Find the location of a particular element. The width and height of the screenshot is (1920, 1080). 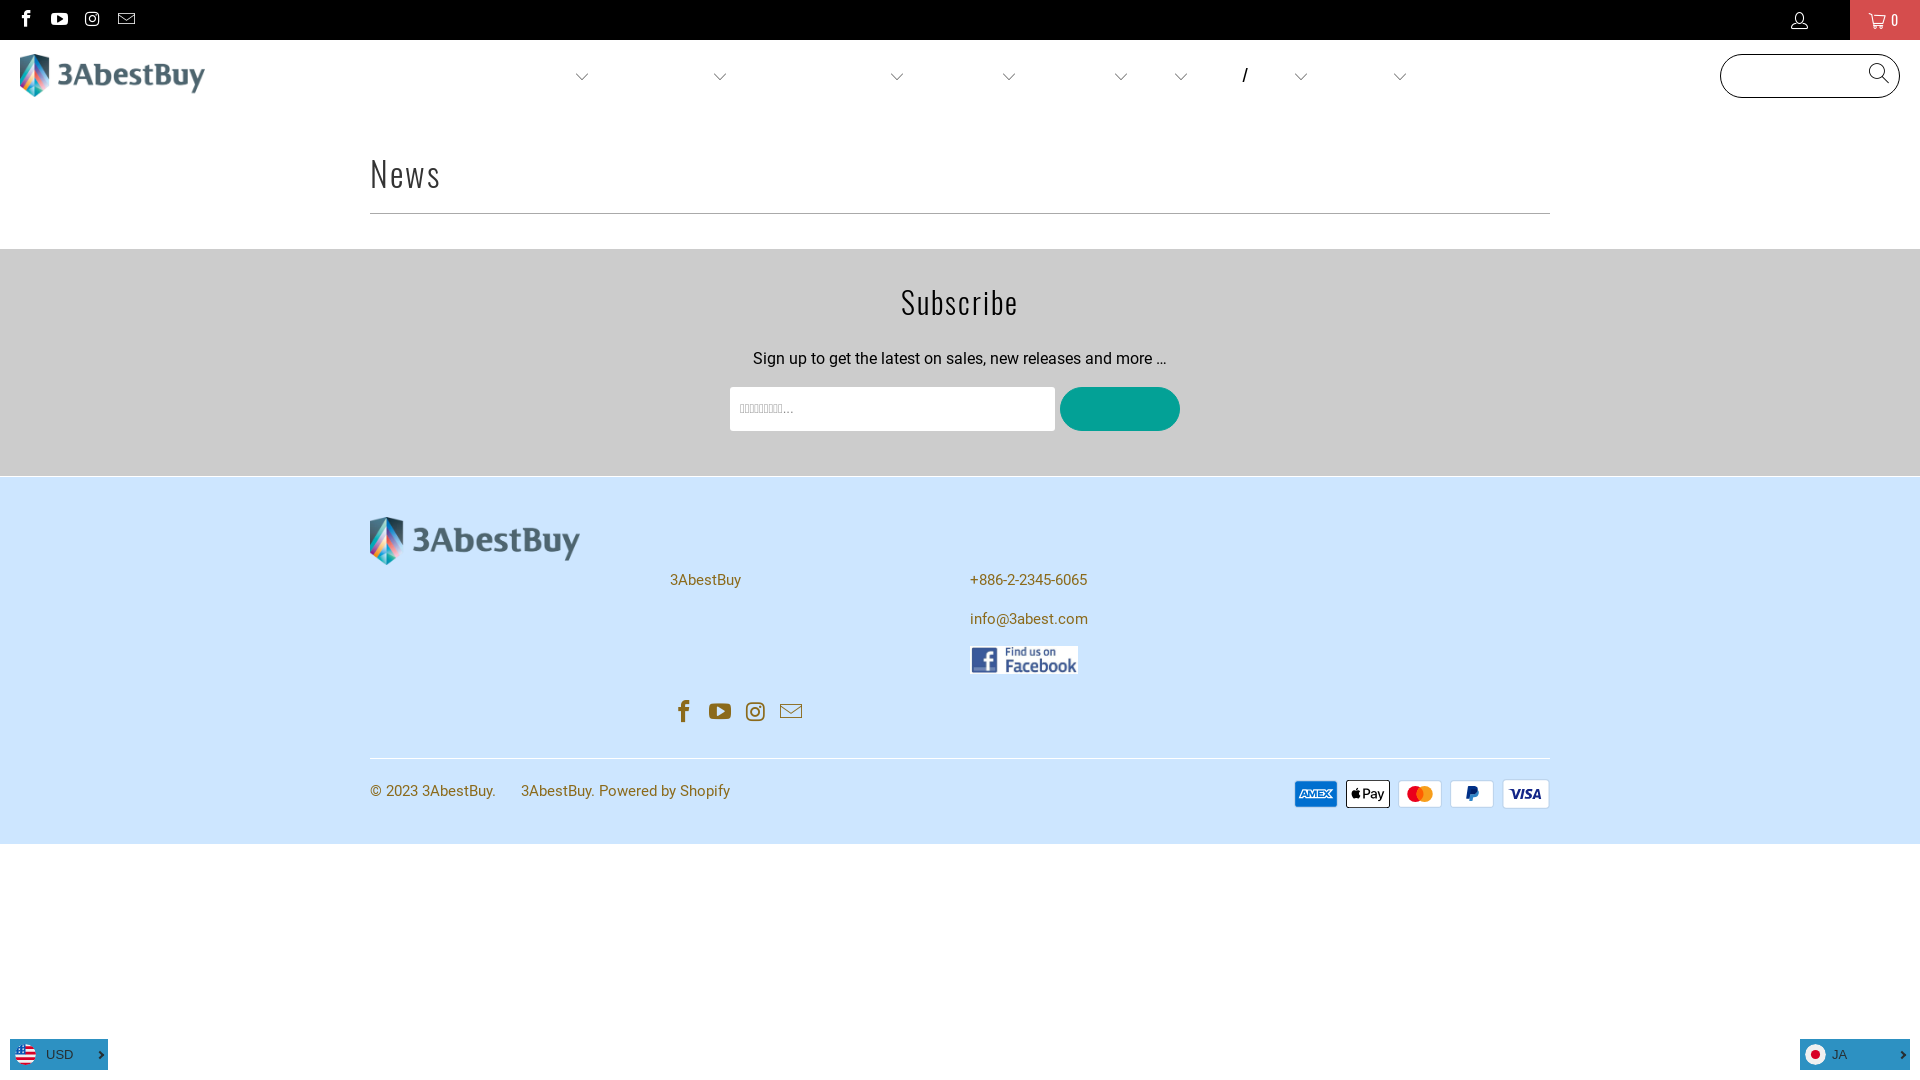

'3AbestBuy on YouTube' is located at coordinates (720, 712).